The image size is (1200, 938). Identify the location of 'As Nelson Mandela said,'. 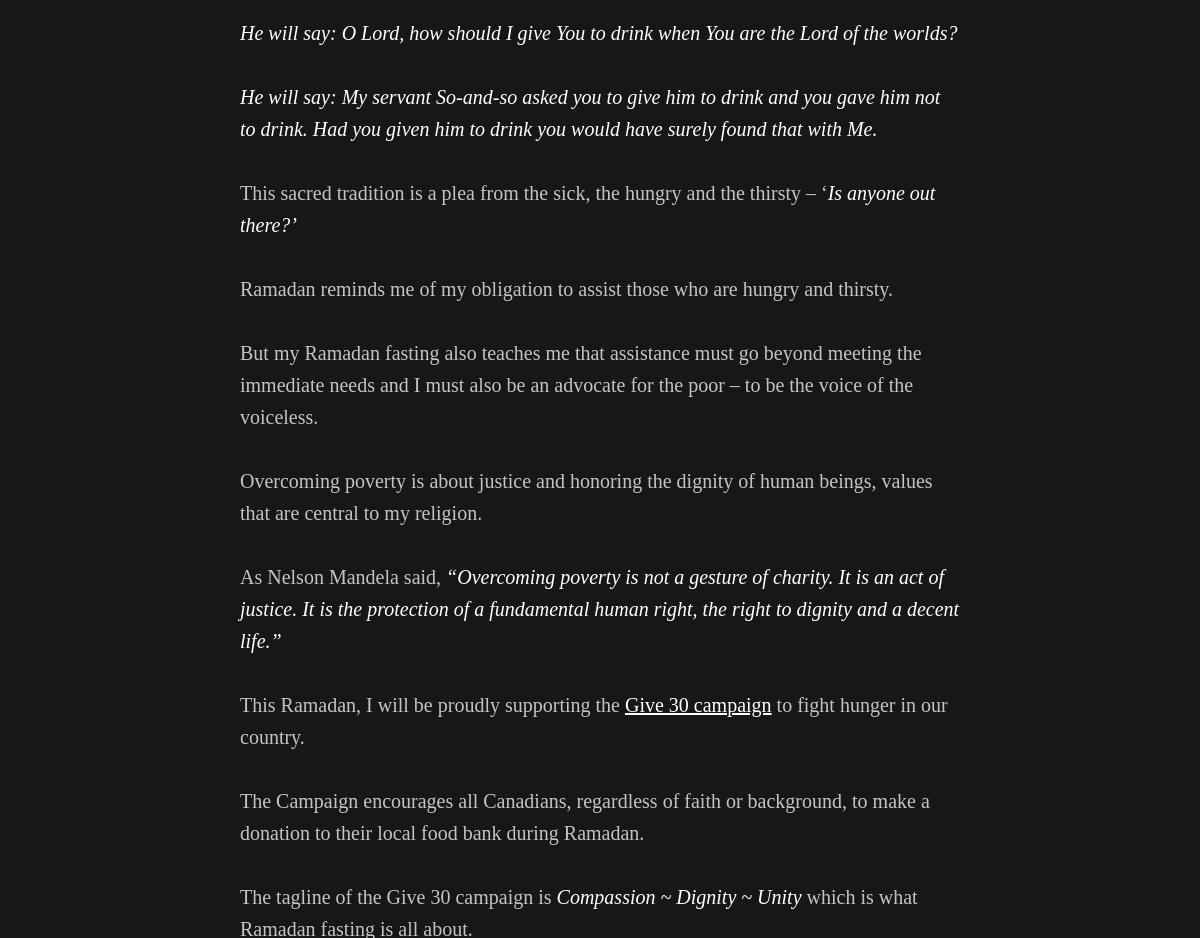
(239, 575).